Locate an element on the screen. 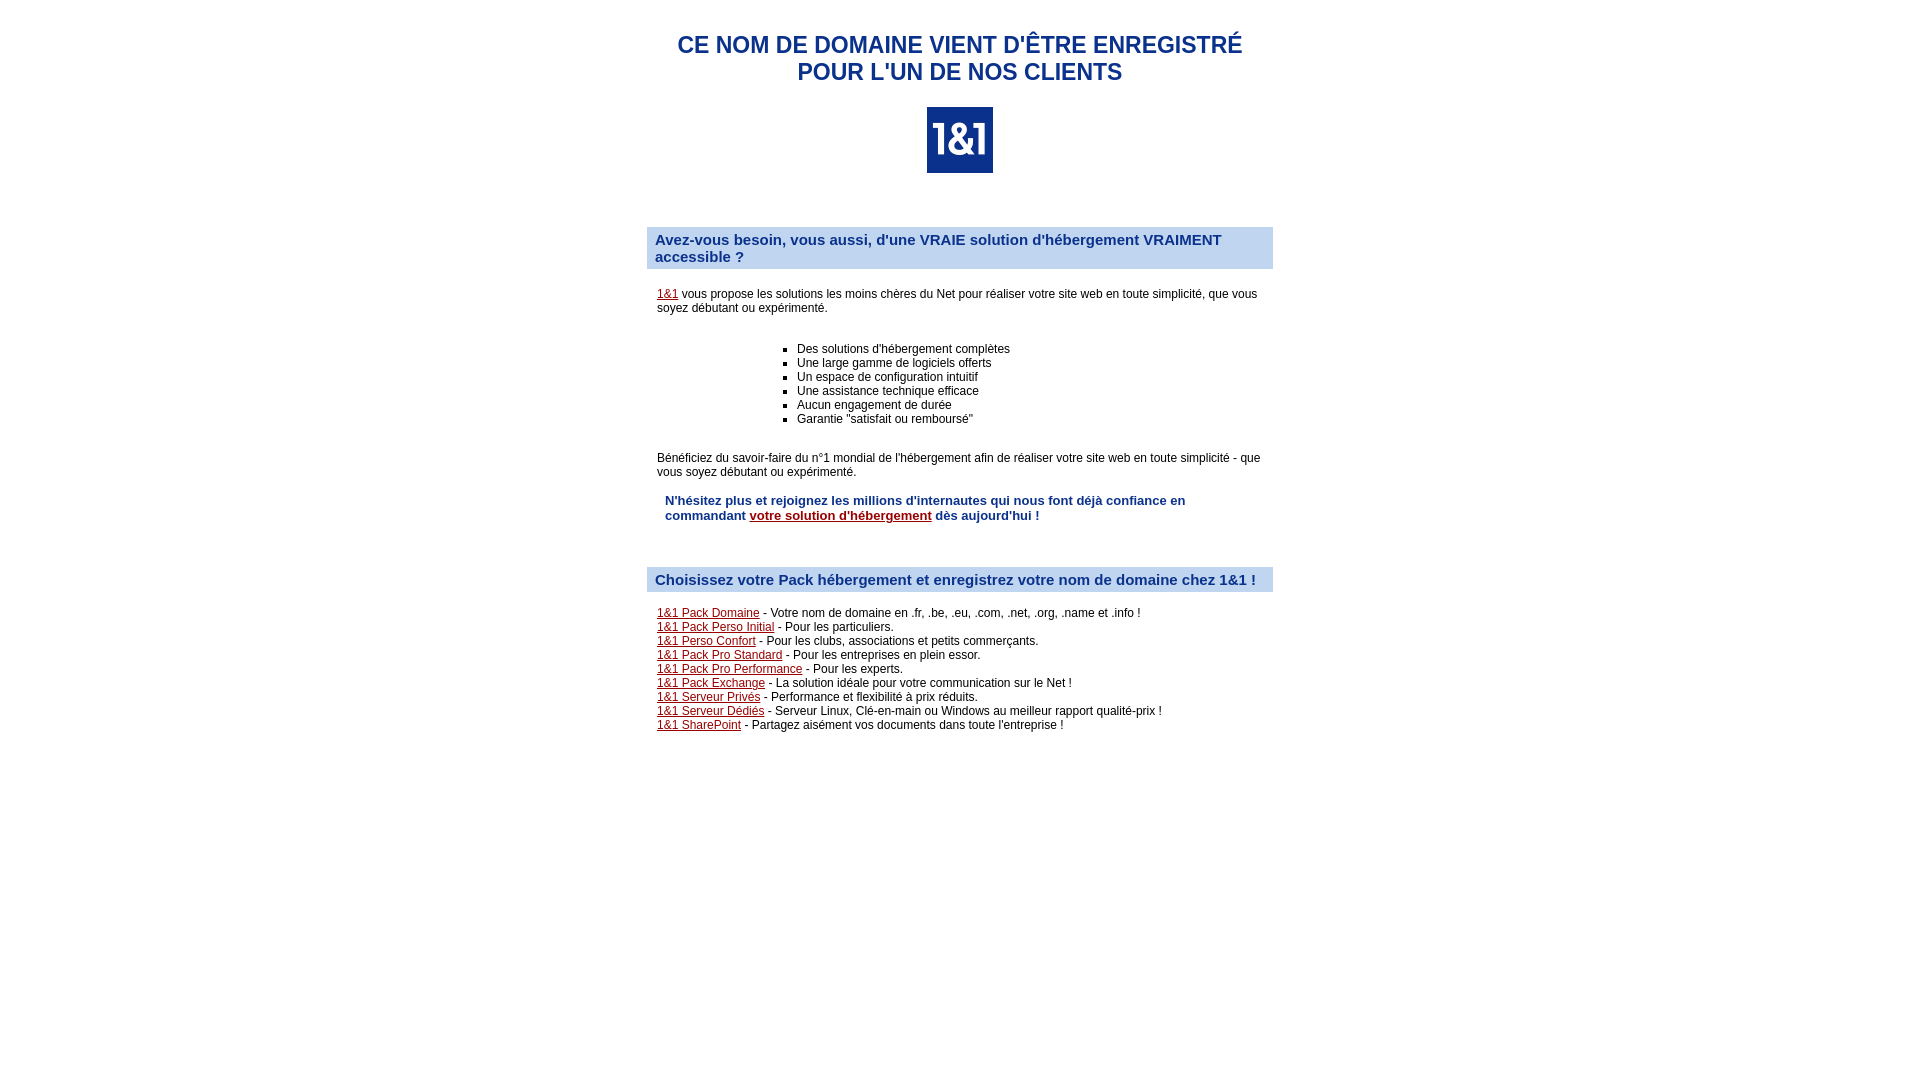 The image size is (1920, 1080). '1&1 Pack Pro Standard' is located at coordinates (719, 655).